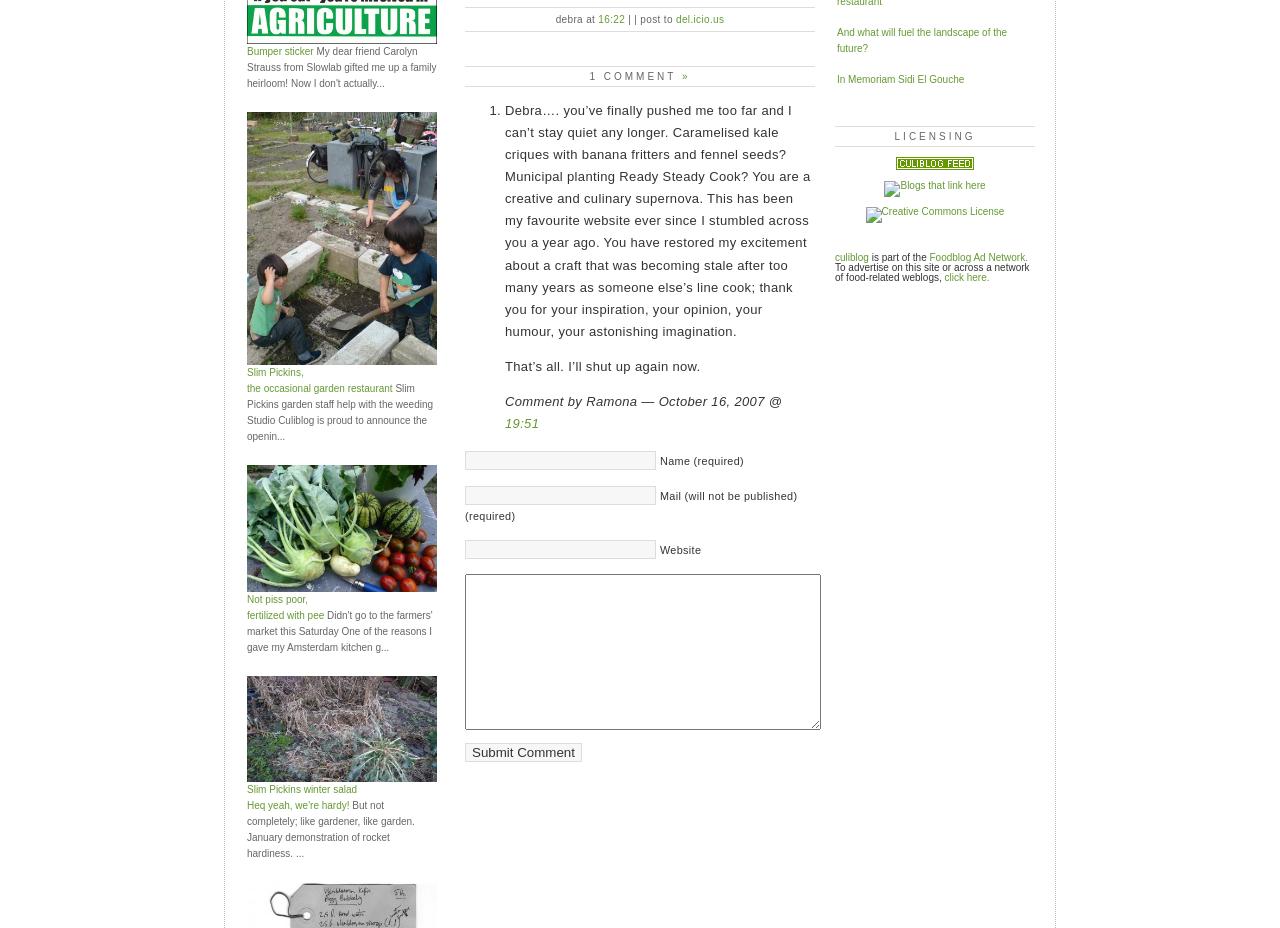 This screenshot has width=1280, height=928. What do you see at coordinates (624, 17) in the screenshot?
I see `'|  
| post to'` at bounding box center [624, 17].